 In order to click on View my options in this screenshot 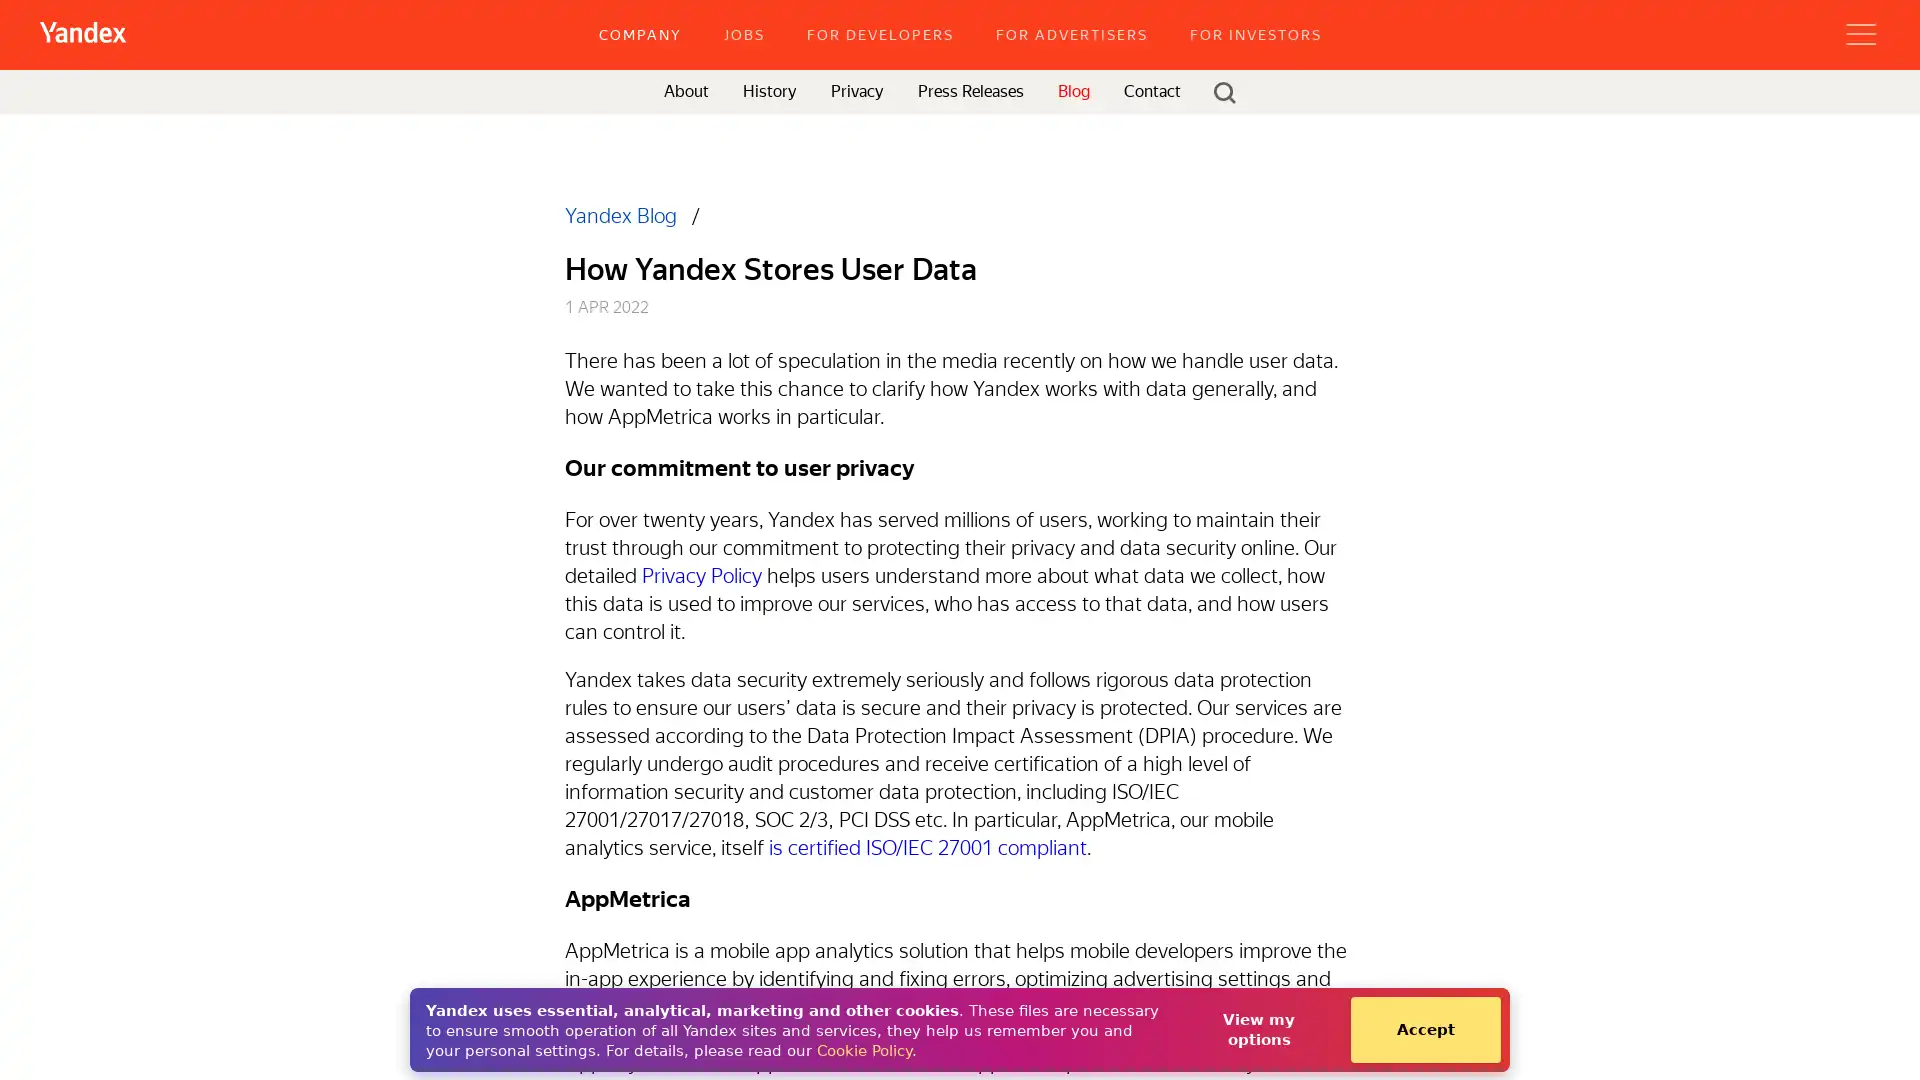, I will do `click(1257, 1029)`.